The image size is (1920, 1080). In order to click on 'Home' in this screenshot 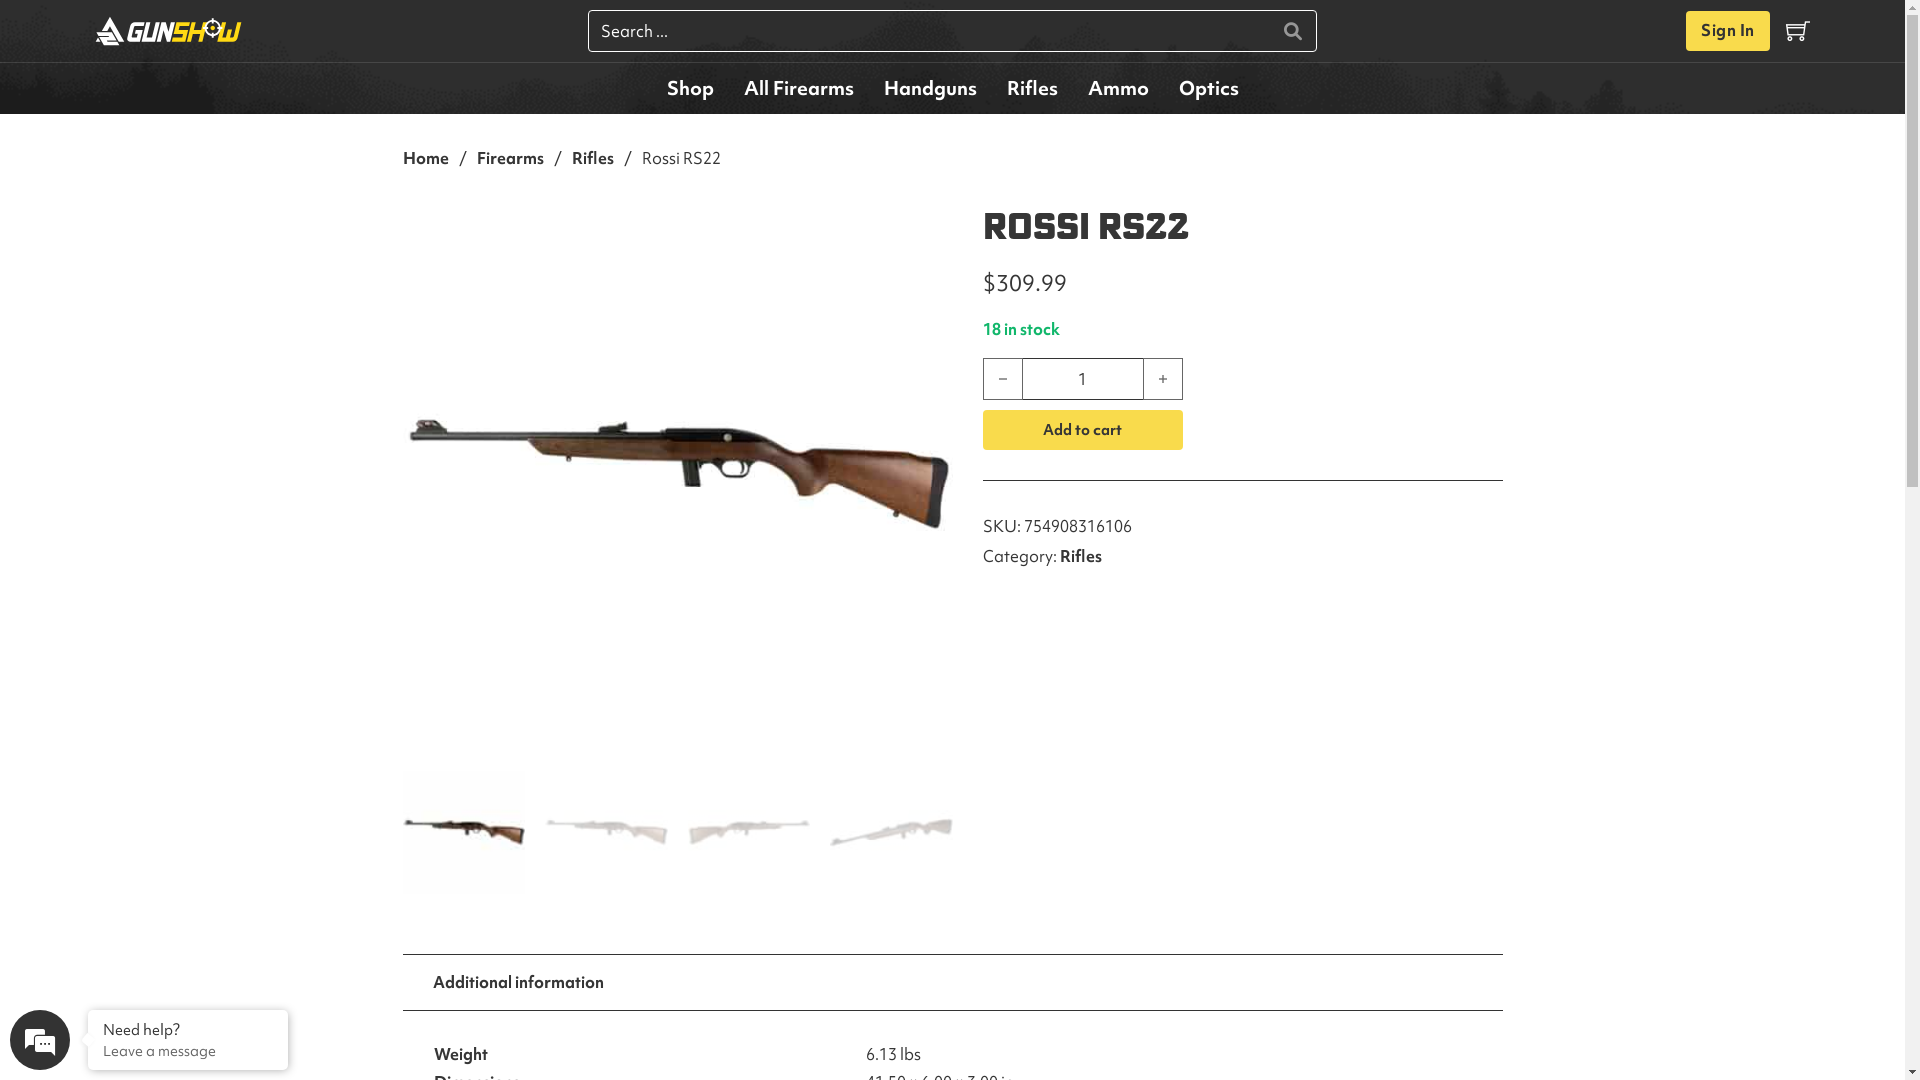, I will do `click(401, 157)`.